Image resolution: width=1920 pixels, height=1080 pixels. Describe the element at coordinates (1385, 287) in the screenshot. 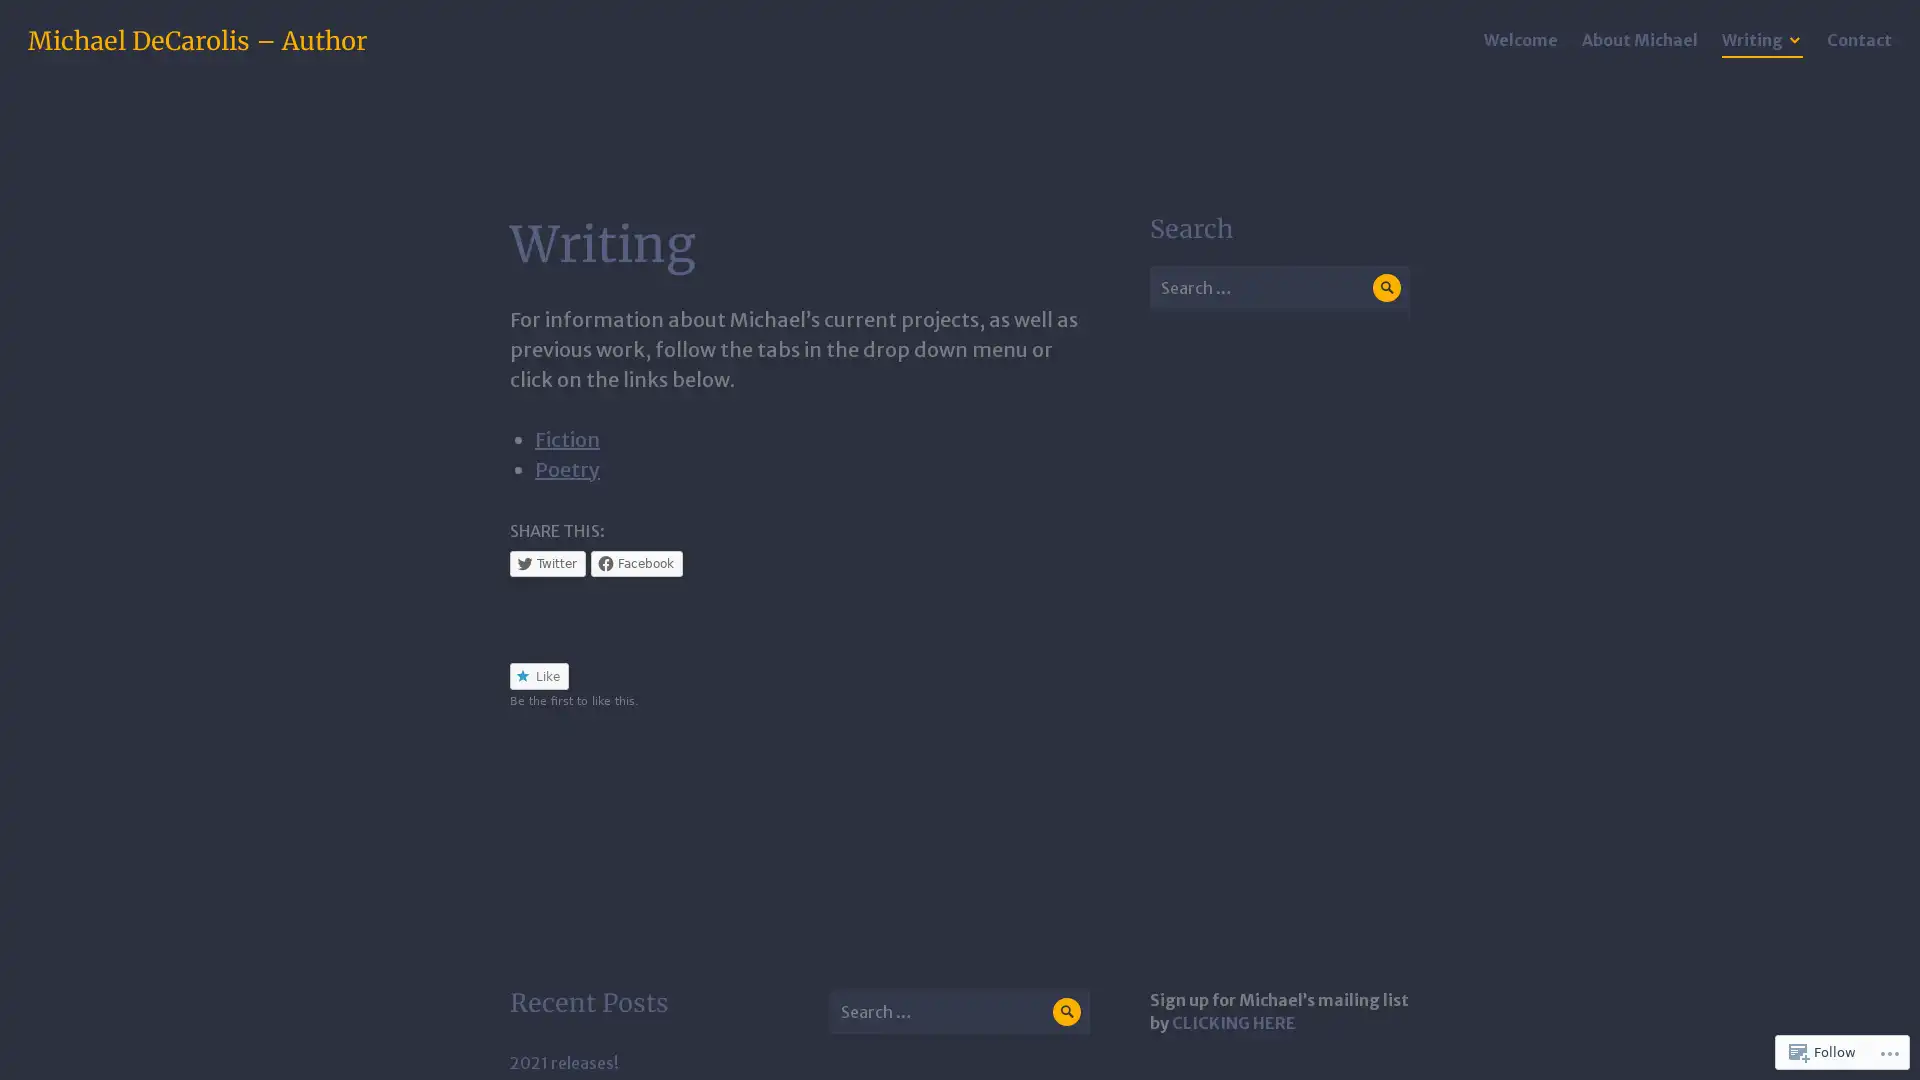

I see `Search` at that location.